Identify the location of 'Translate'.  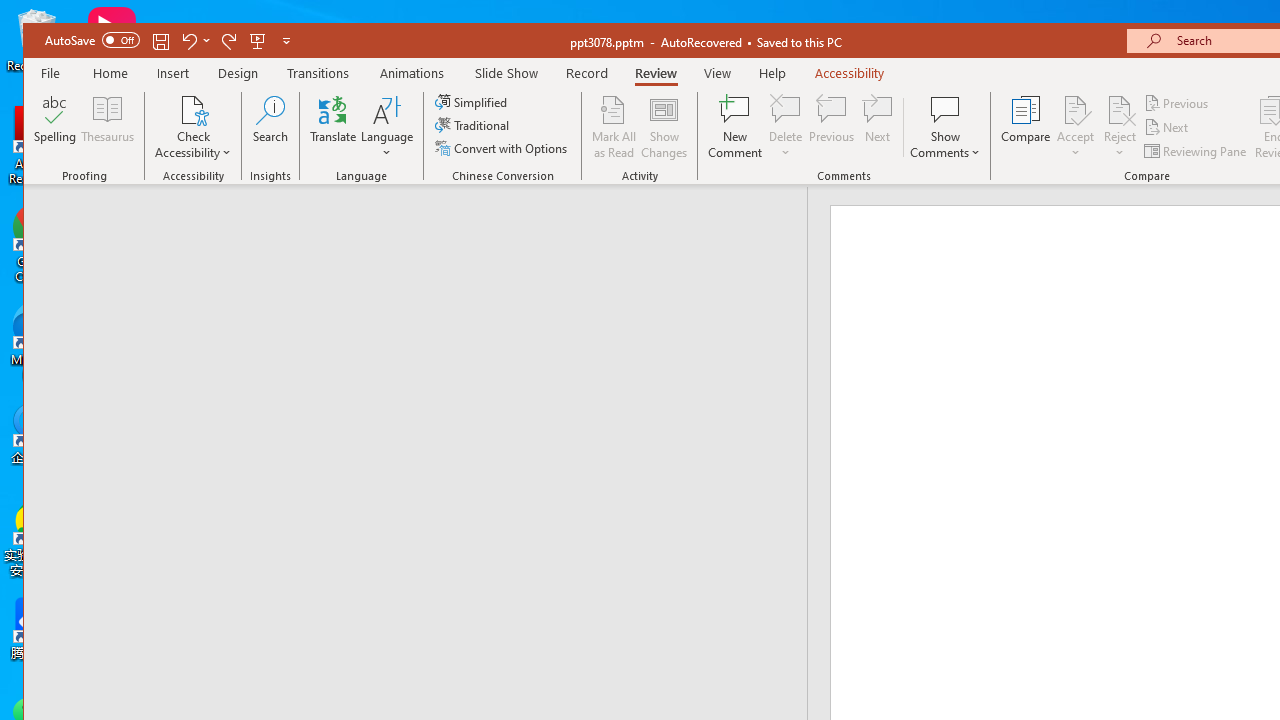
(333, 127).